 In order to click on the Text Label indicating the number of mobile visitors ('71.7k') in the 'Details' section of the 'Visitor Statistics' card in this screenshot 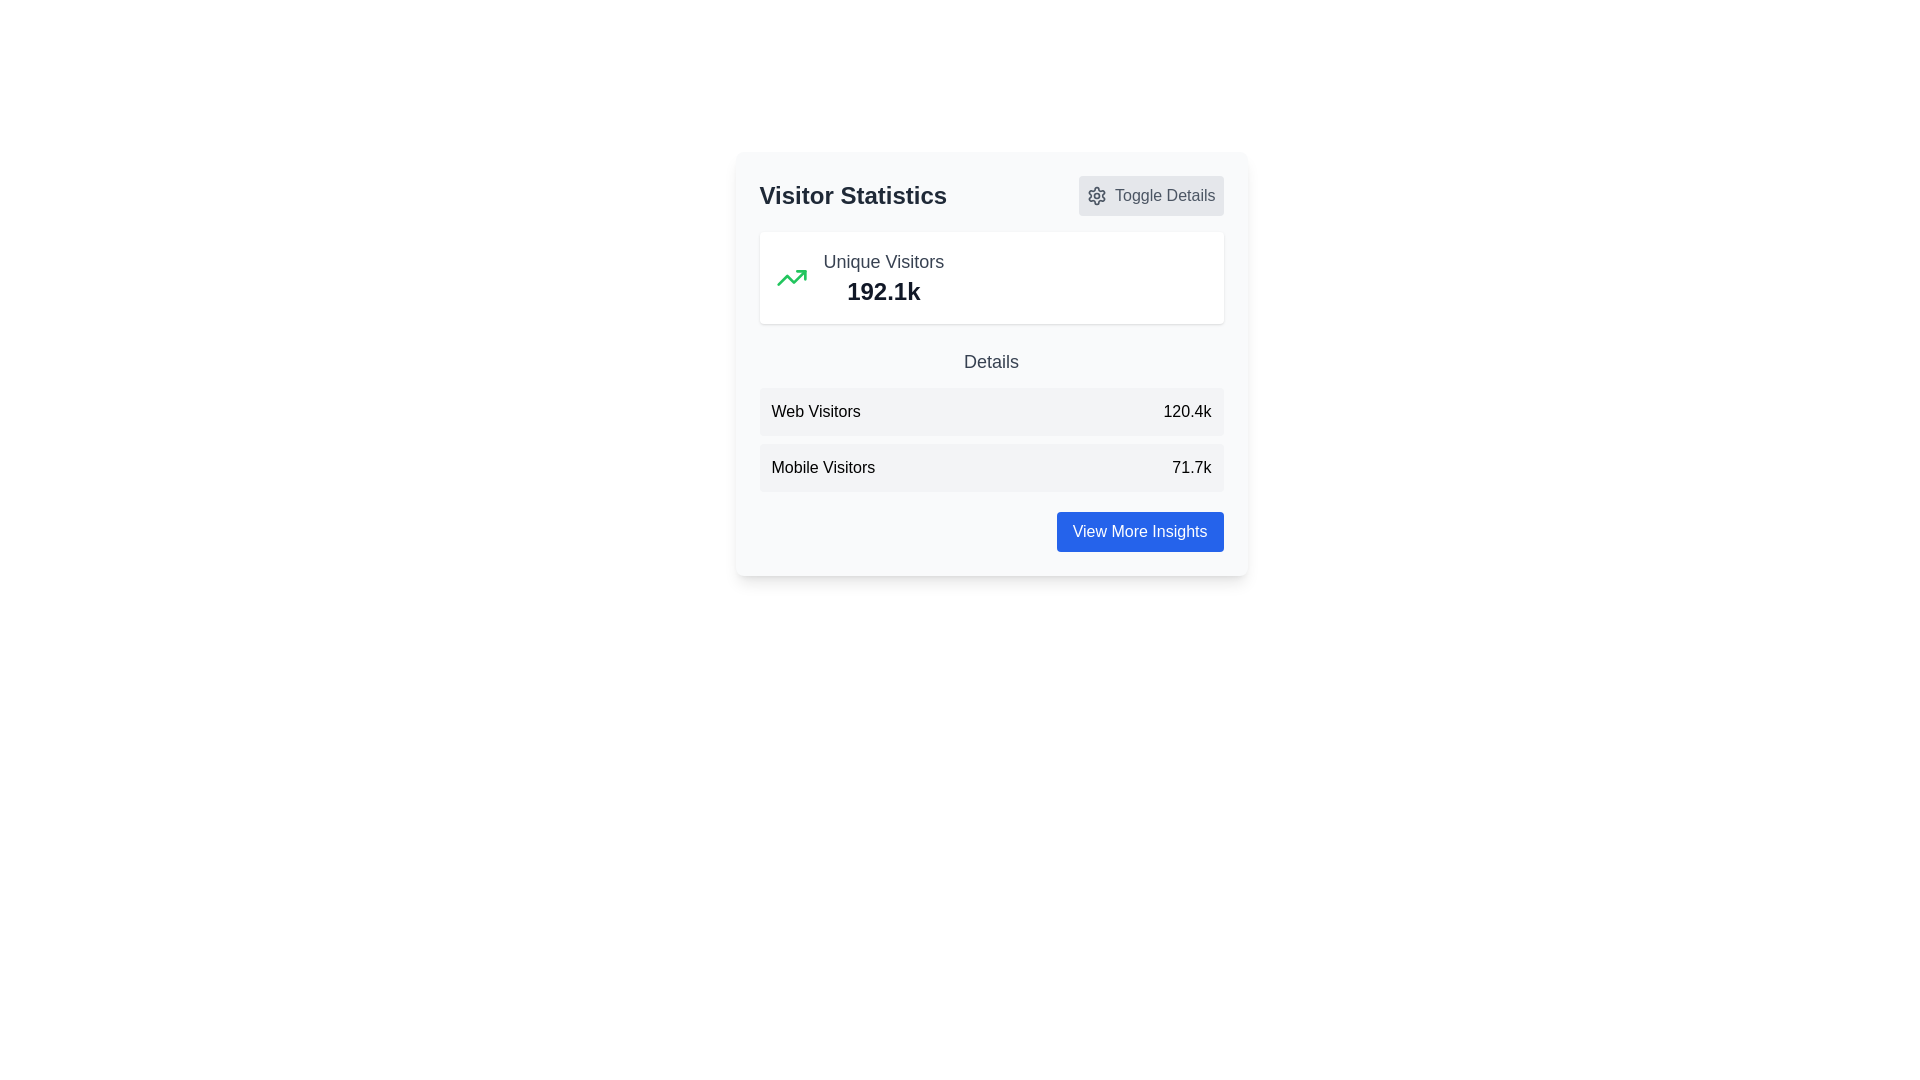, I will do `click(823, 467)`.